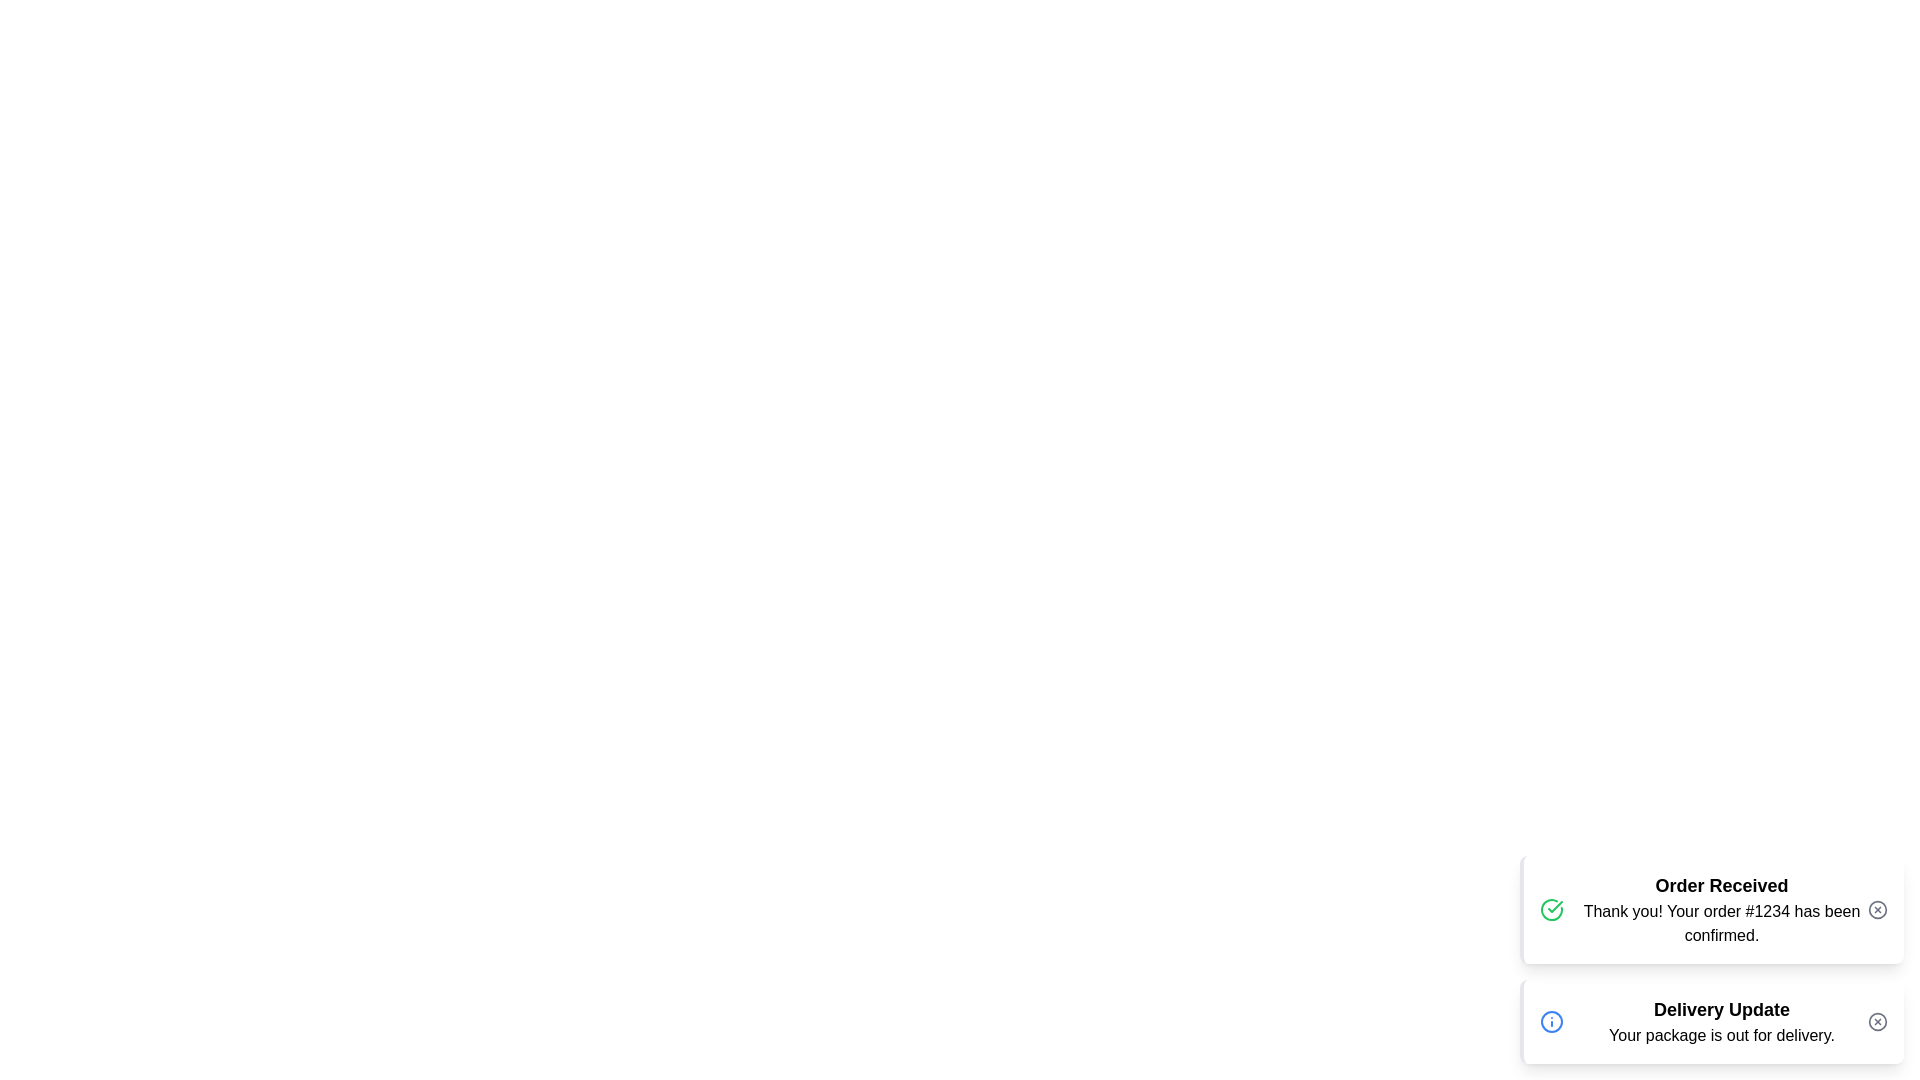 The height and width of the screenshot is (1080, 1920). Describe the element at coordinates (1711, 910) in the screenshot. I see `the notification to review its content` at that location.